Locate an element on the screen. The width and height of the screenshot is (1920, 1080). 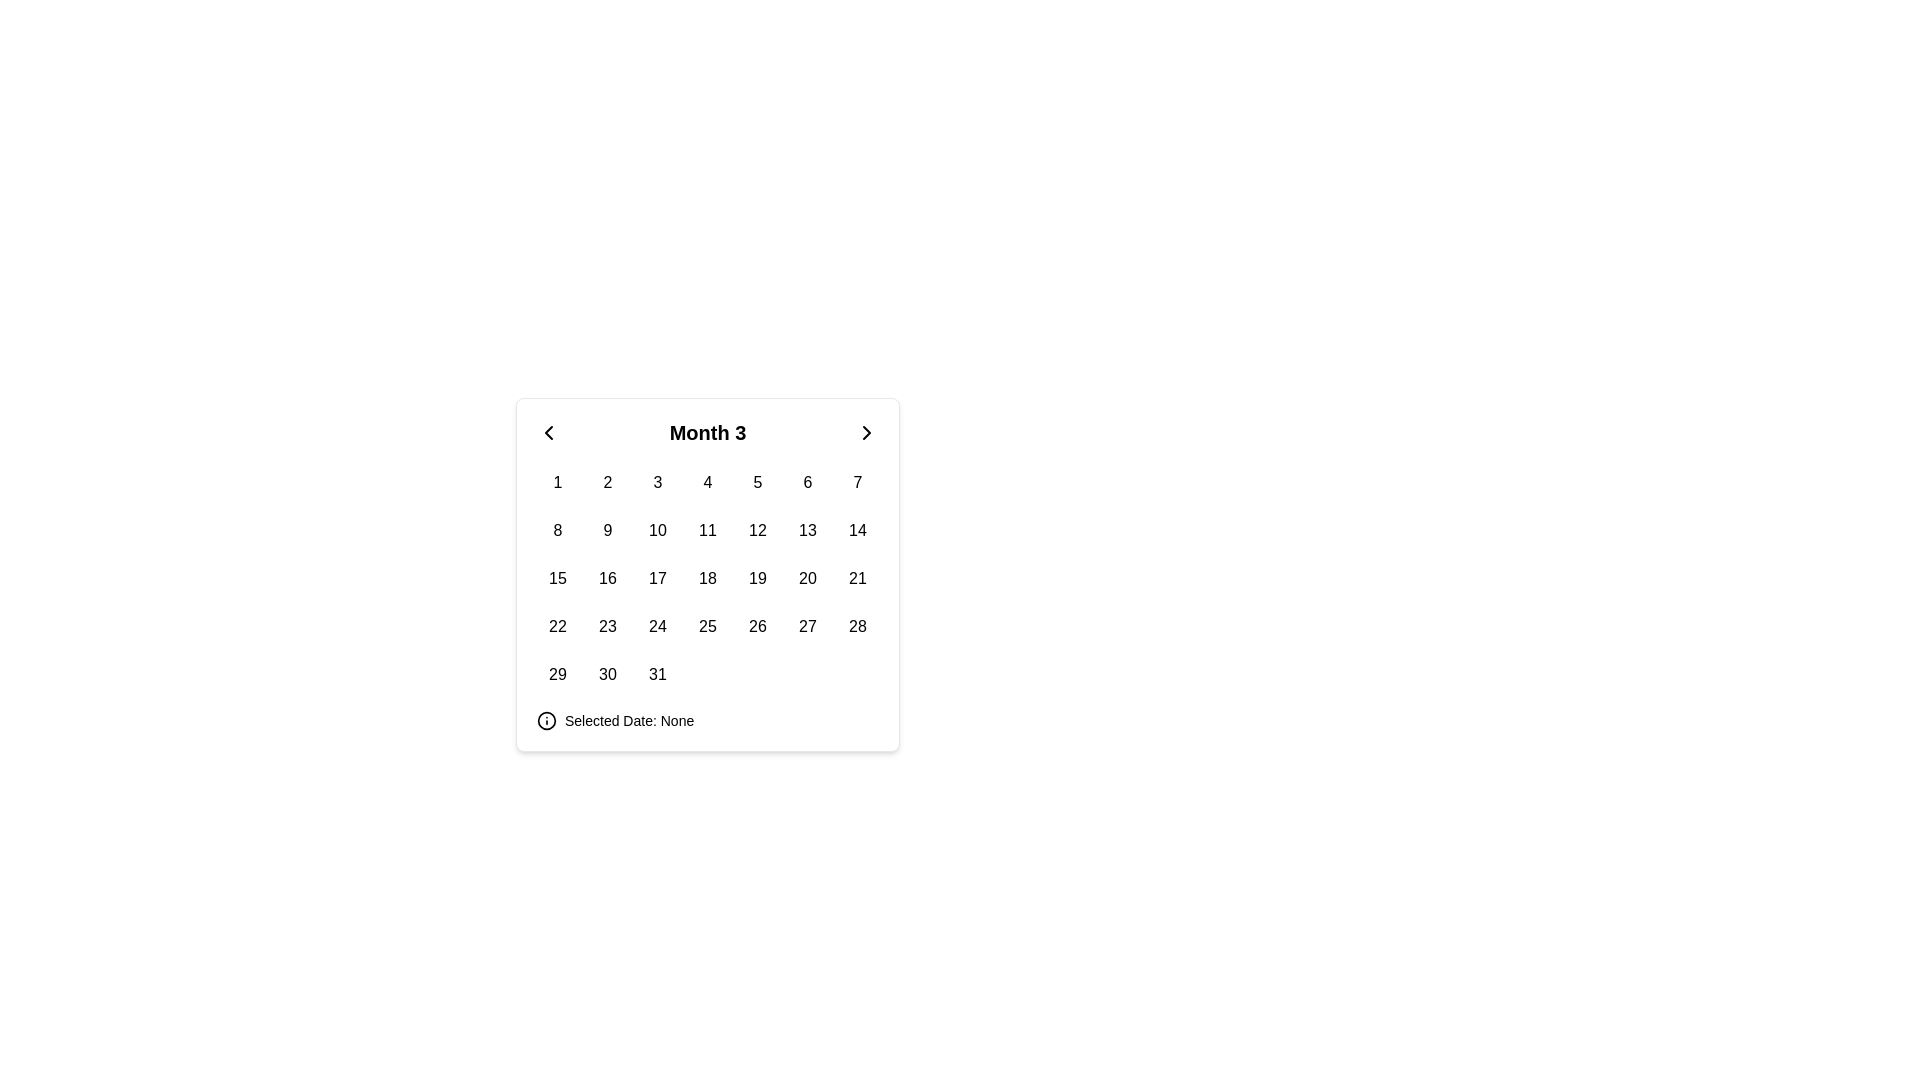
the calendar day cell displaying the number '19', which is styled as a button but is not interactive, located in the third row and fifth column of the calendar grid is located at coordinates (757, 578).